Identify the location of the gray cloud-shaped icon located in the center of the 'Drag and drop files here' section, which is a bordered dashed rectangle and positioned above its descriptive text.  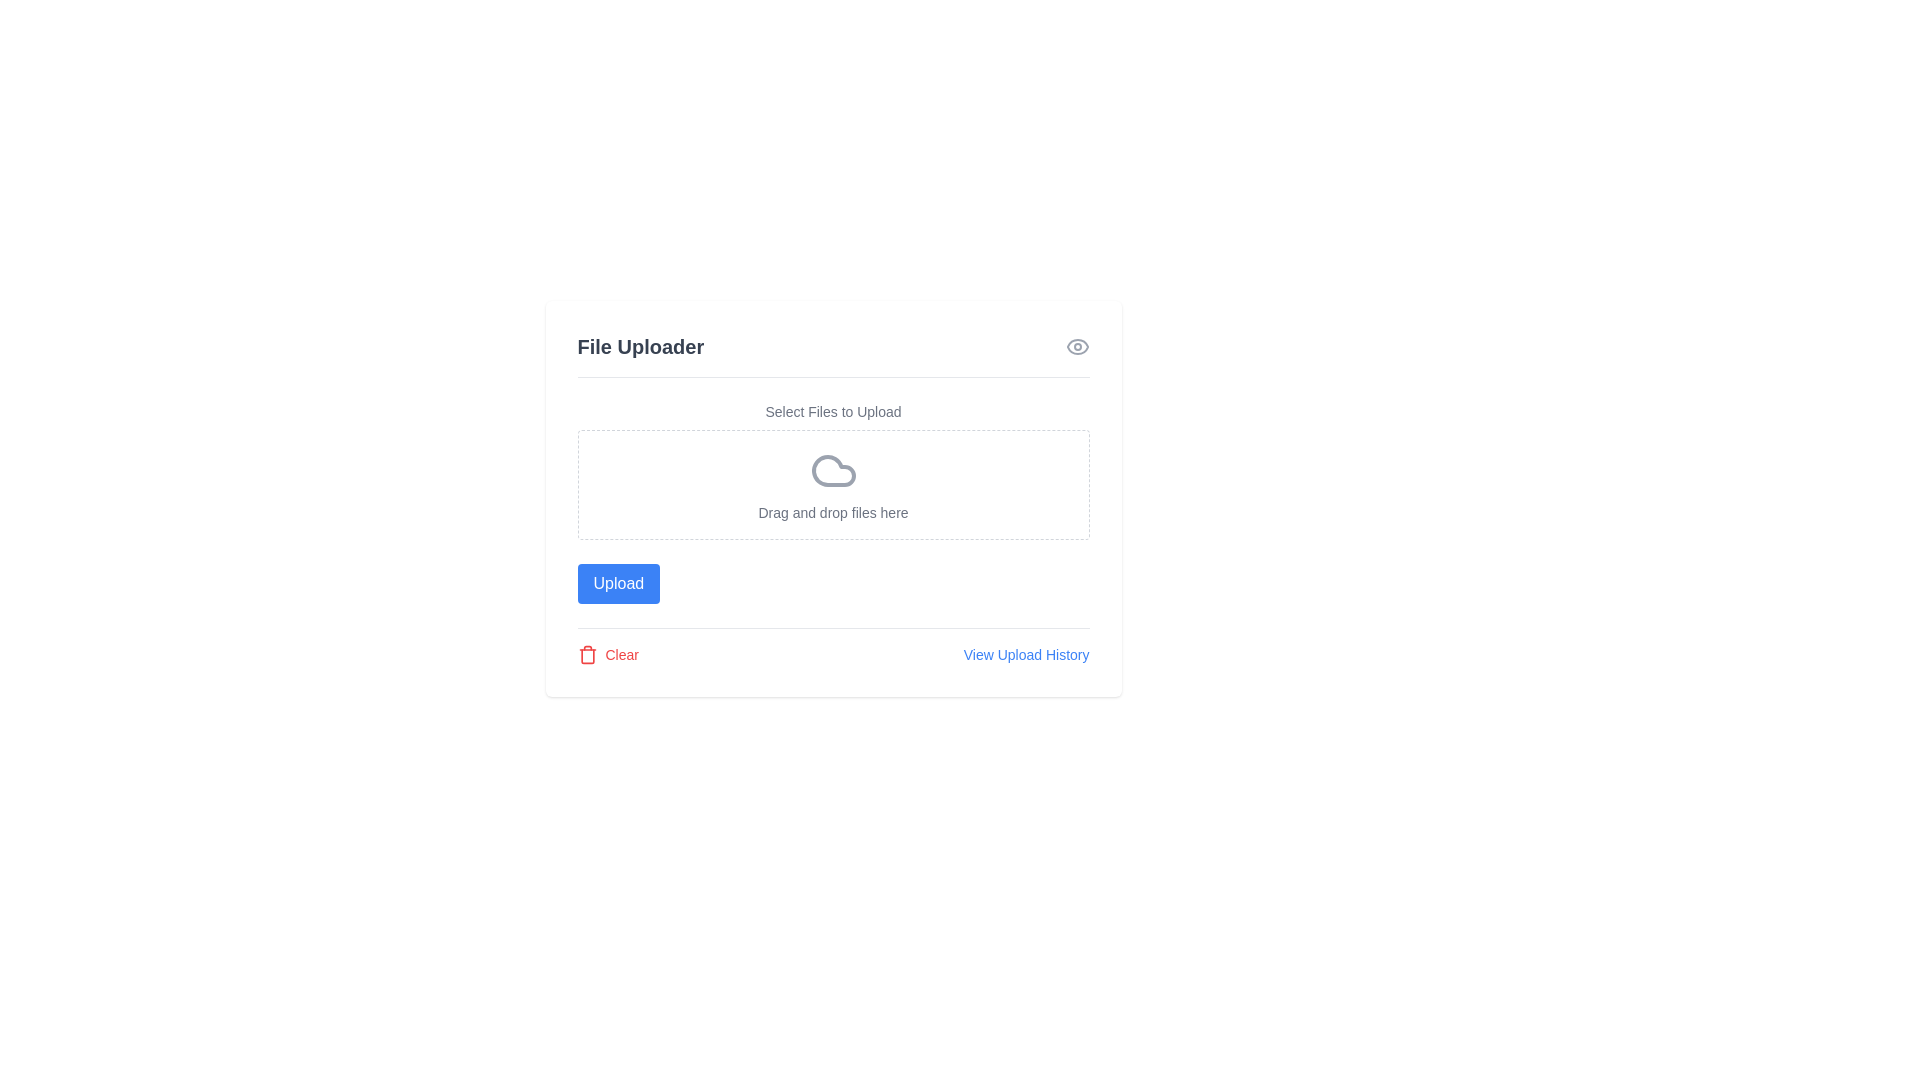
(833, 470).